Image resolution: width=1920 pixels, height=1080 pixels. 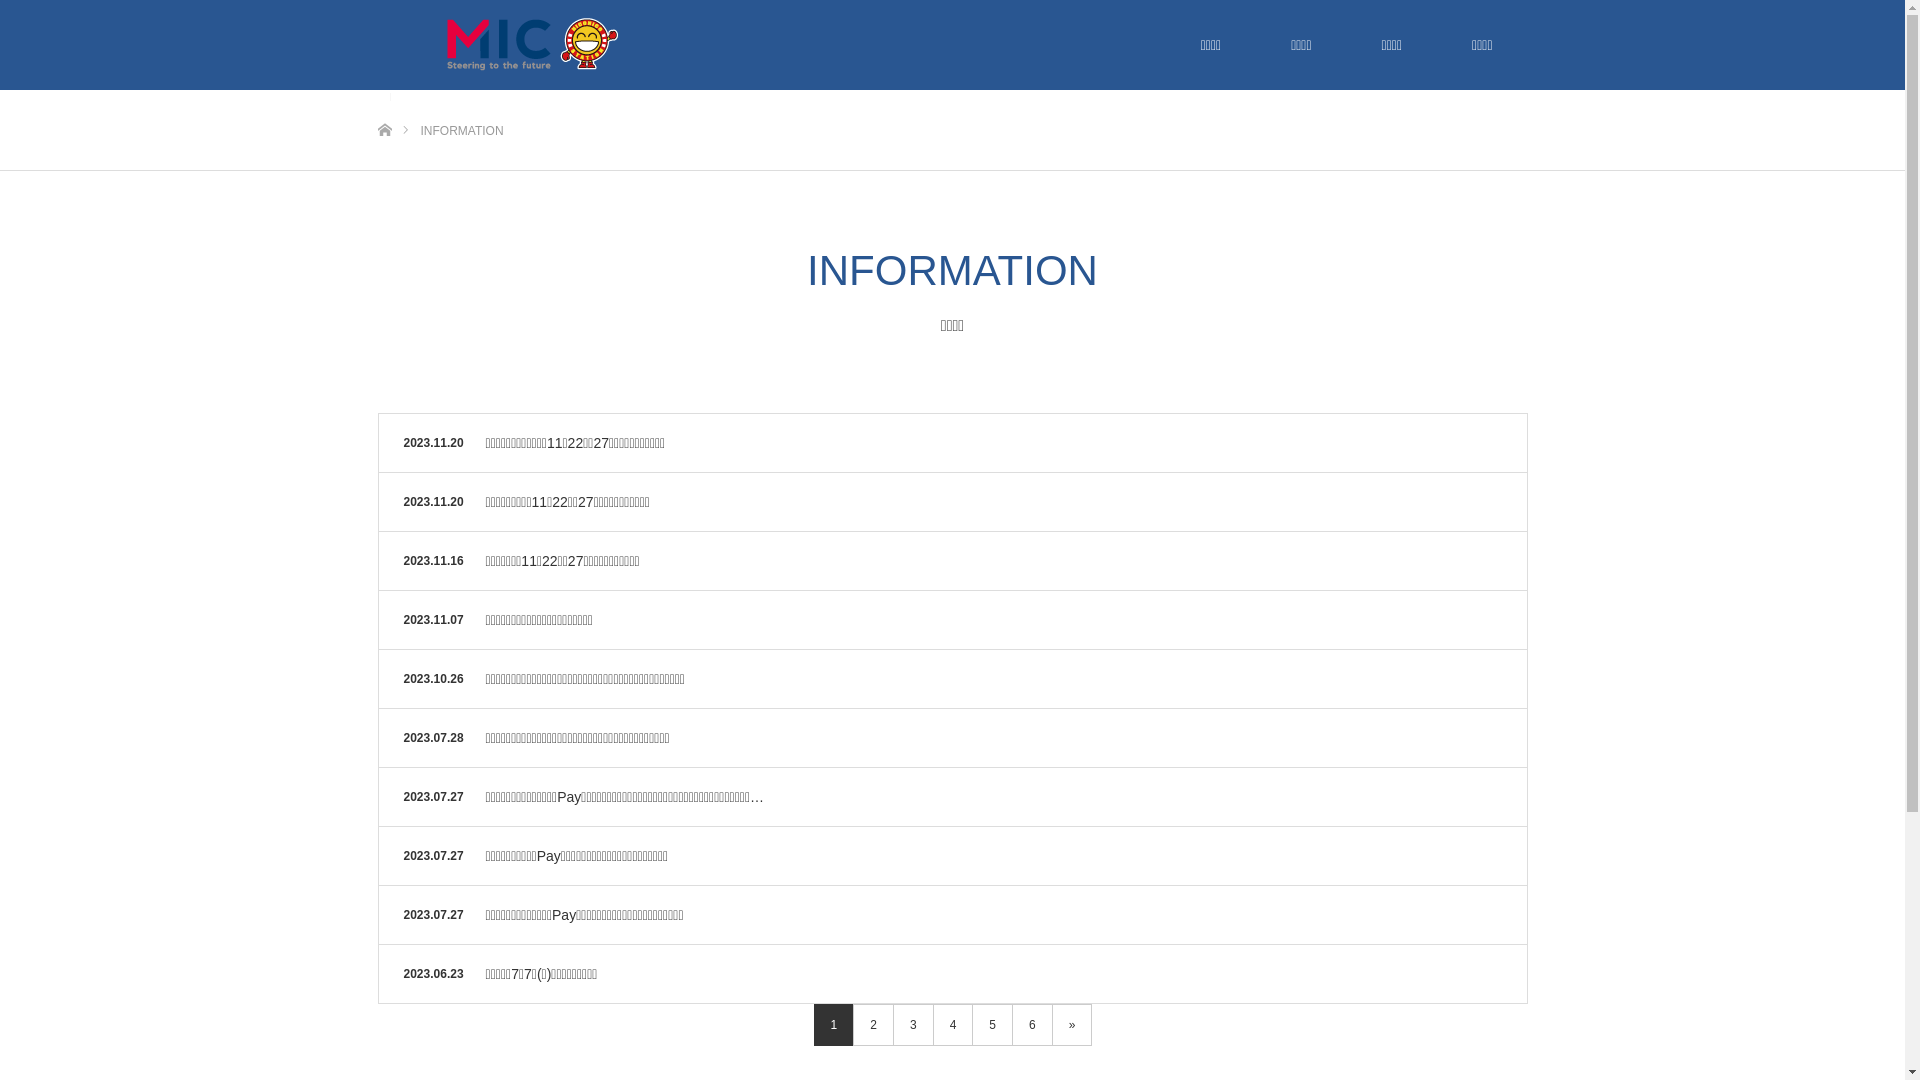 What do you see at coordinates (1032, 1025) in the screenshot?
I see `'6'` at bounding box center [1032, 1025].